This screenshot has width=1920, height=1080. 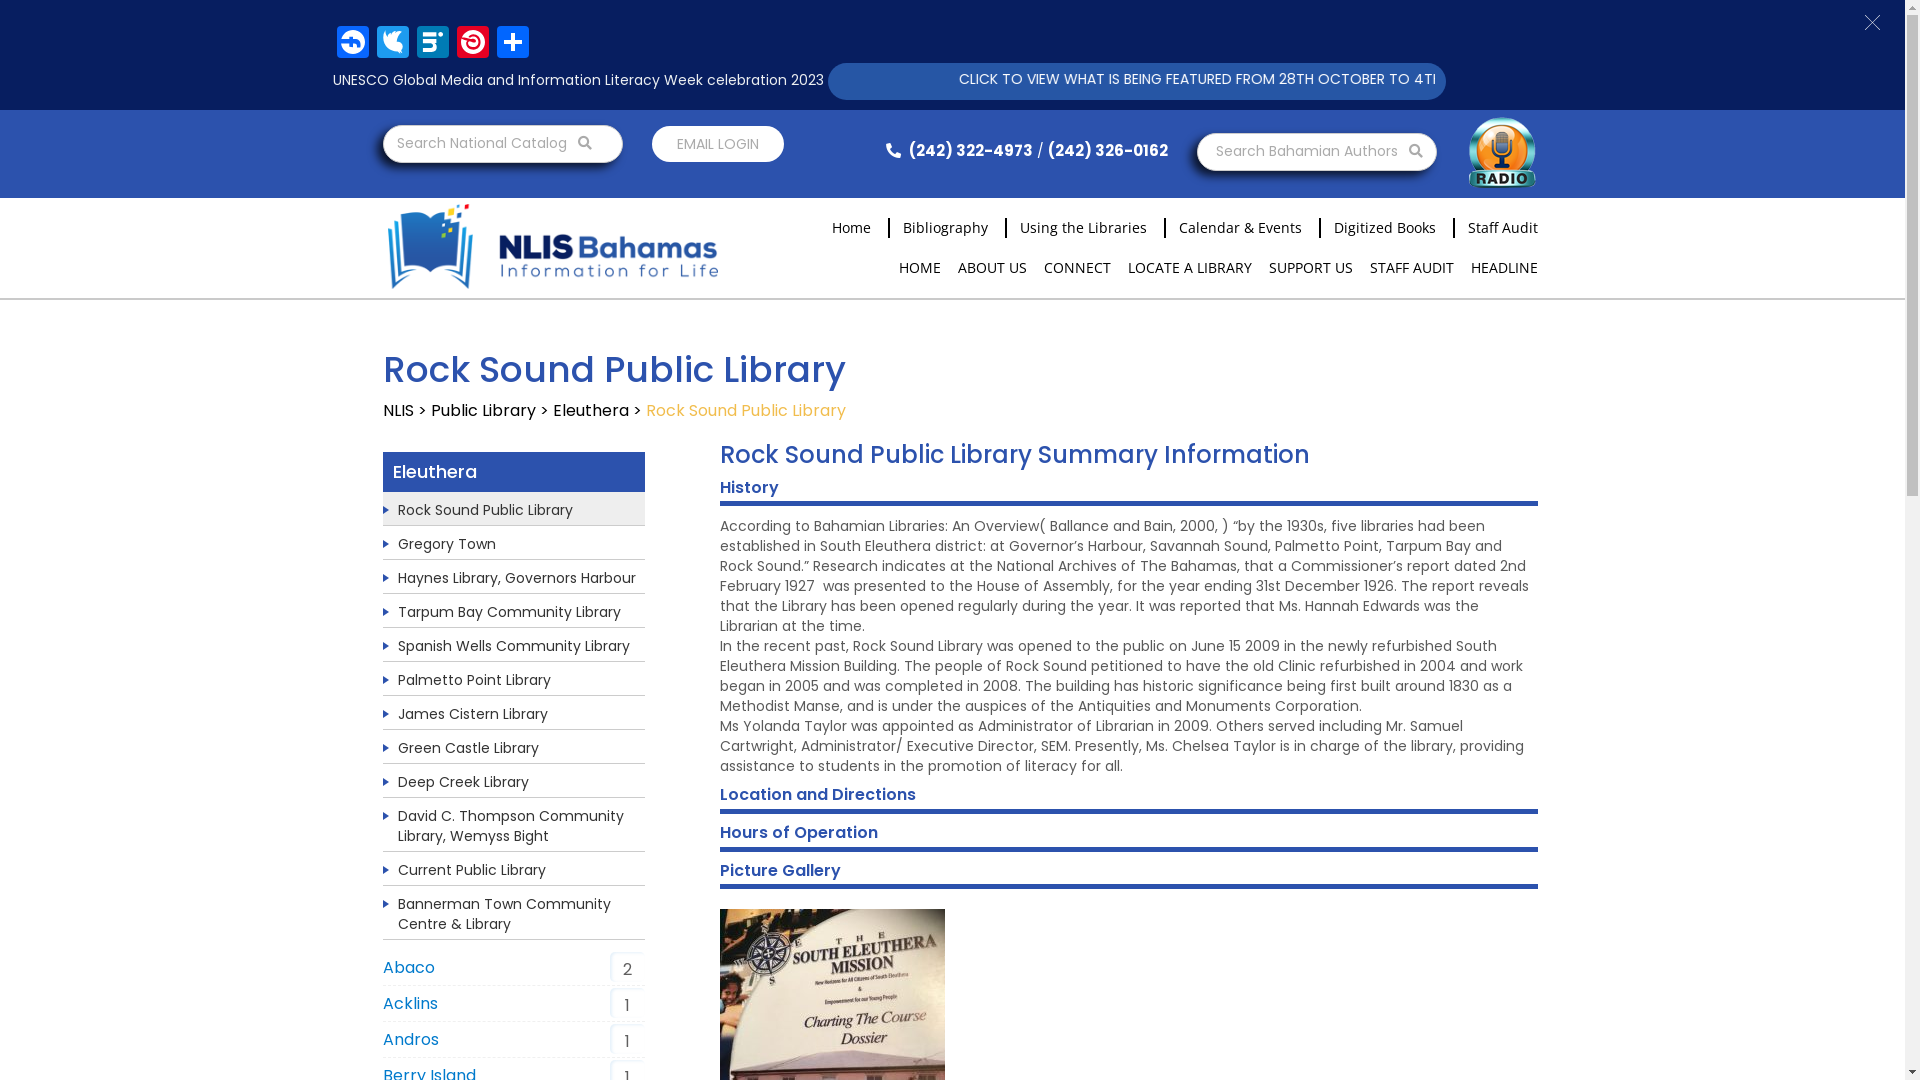 I want to click on 'Palmetto Point Library', so click(x=473, y=678).